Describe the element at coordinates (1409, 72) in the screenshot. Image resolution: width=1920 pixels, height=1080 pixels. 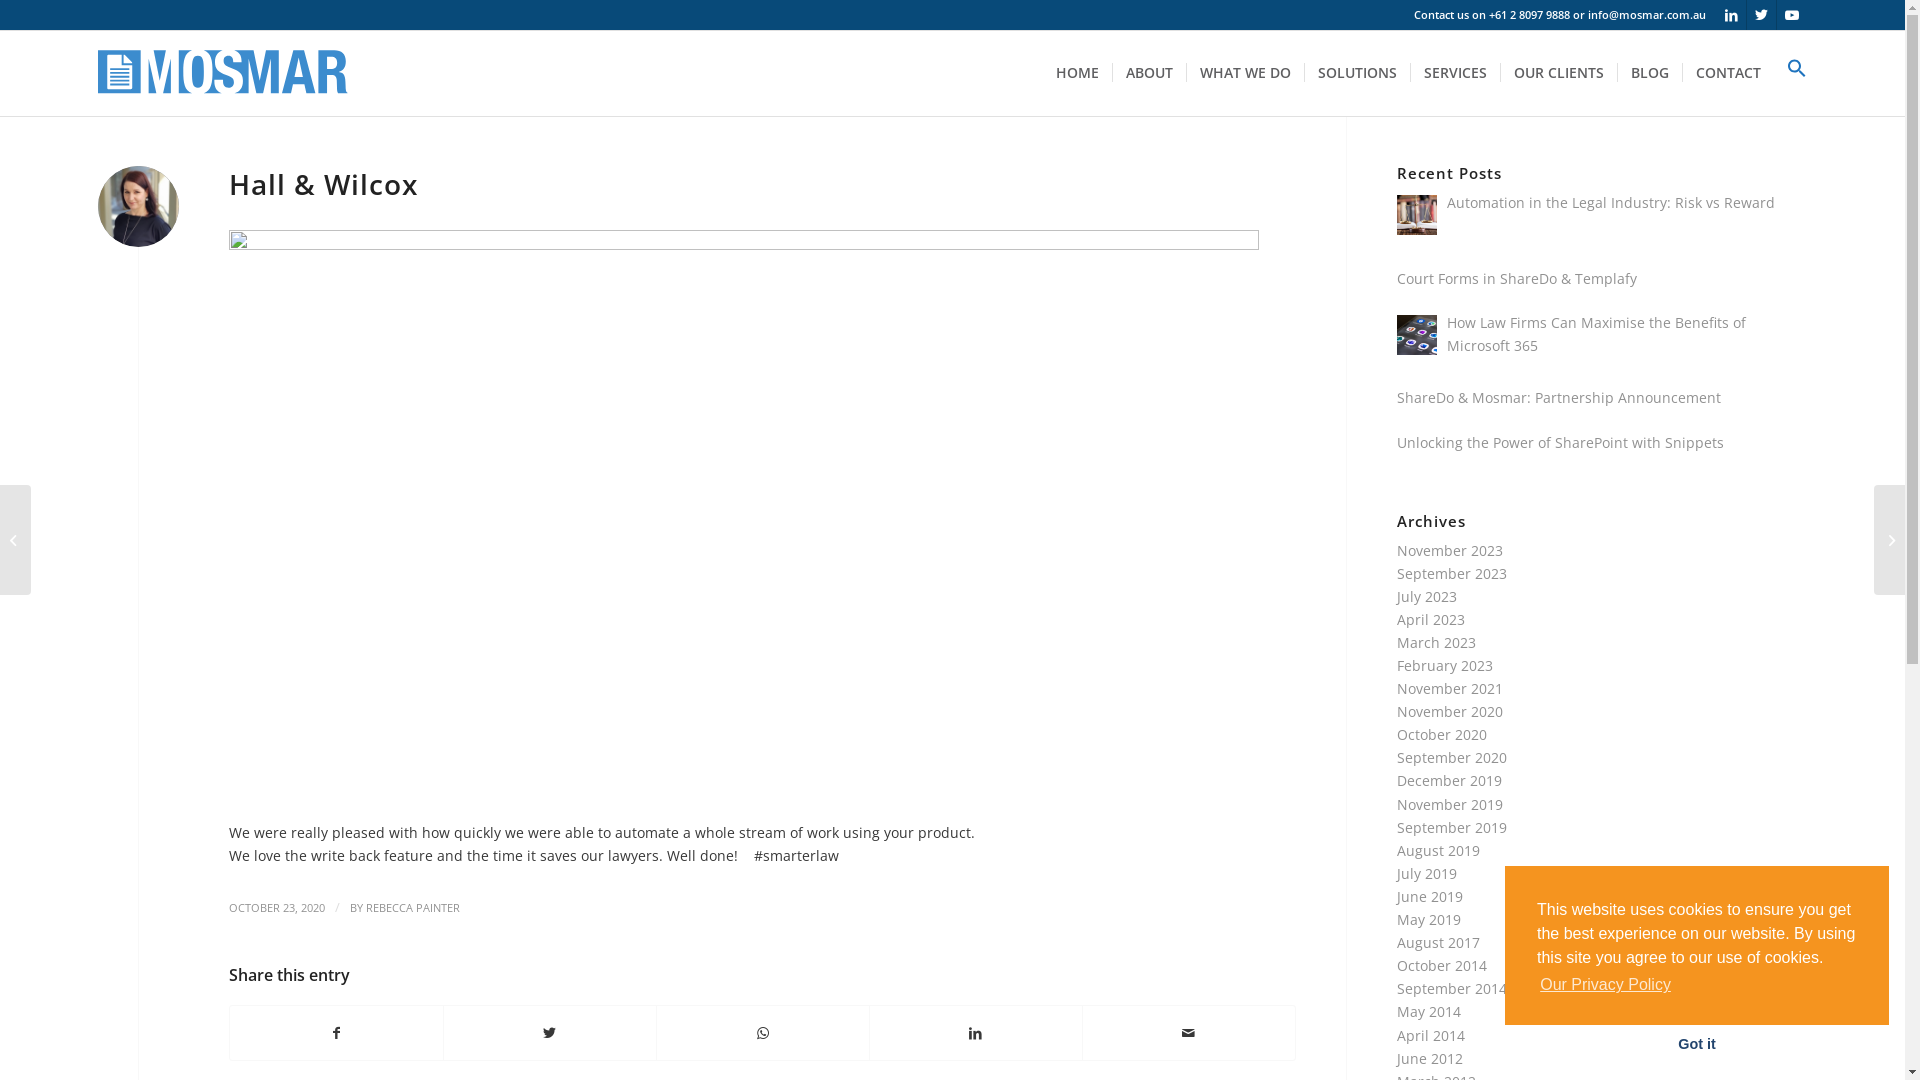
I see `'SERVICES'` at that location.